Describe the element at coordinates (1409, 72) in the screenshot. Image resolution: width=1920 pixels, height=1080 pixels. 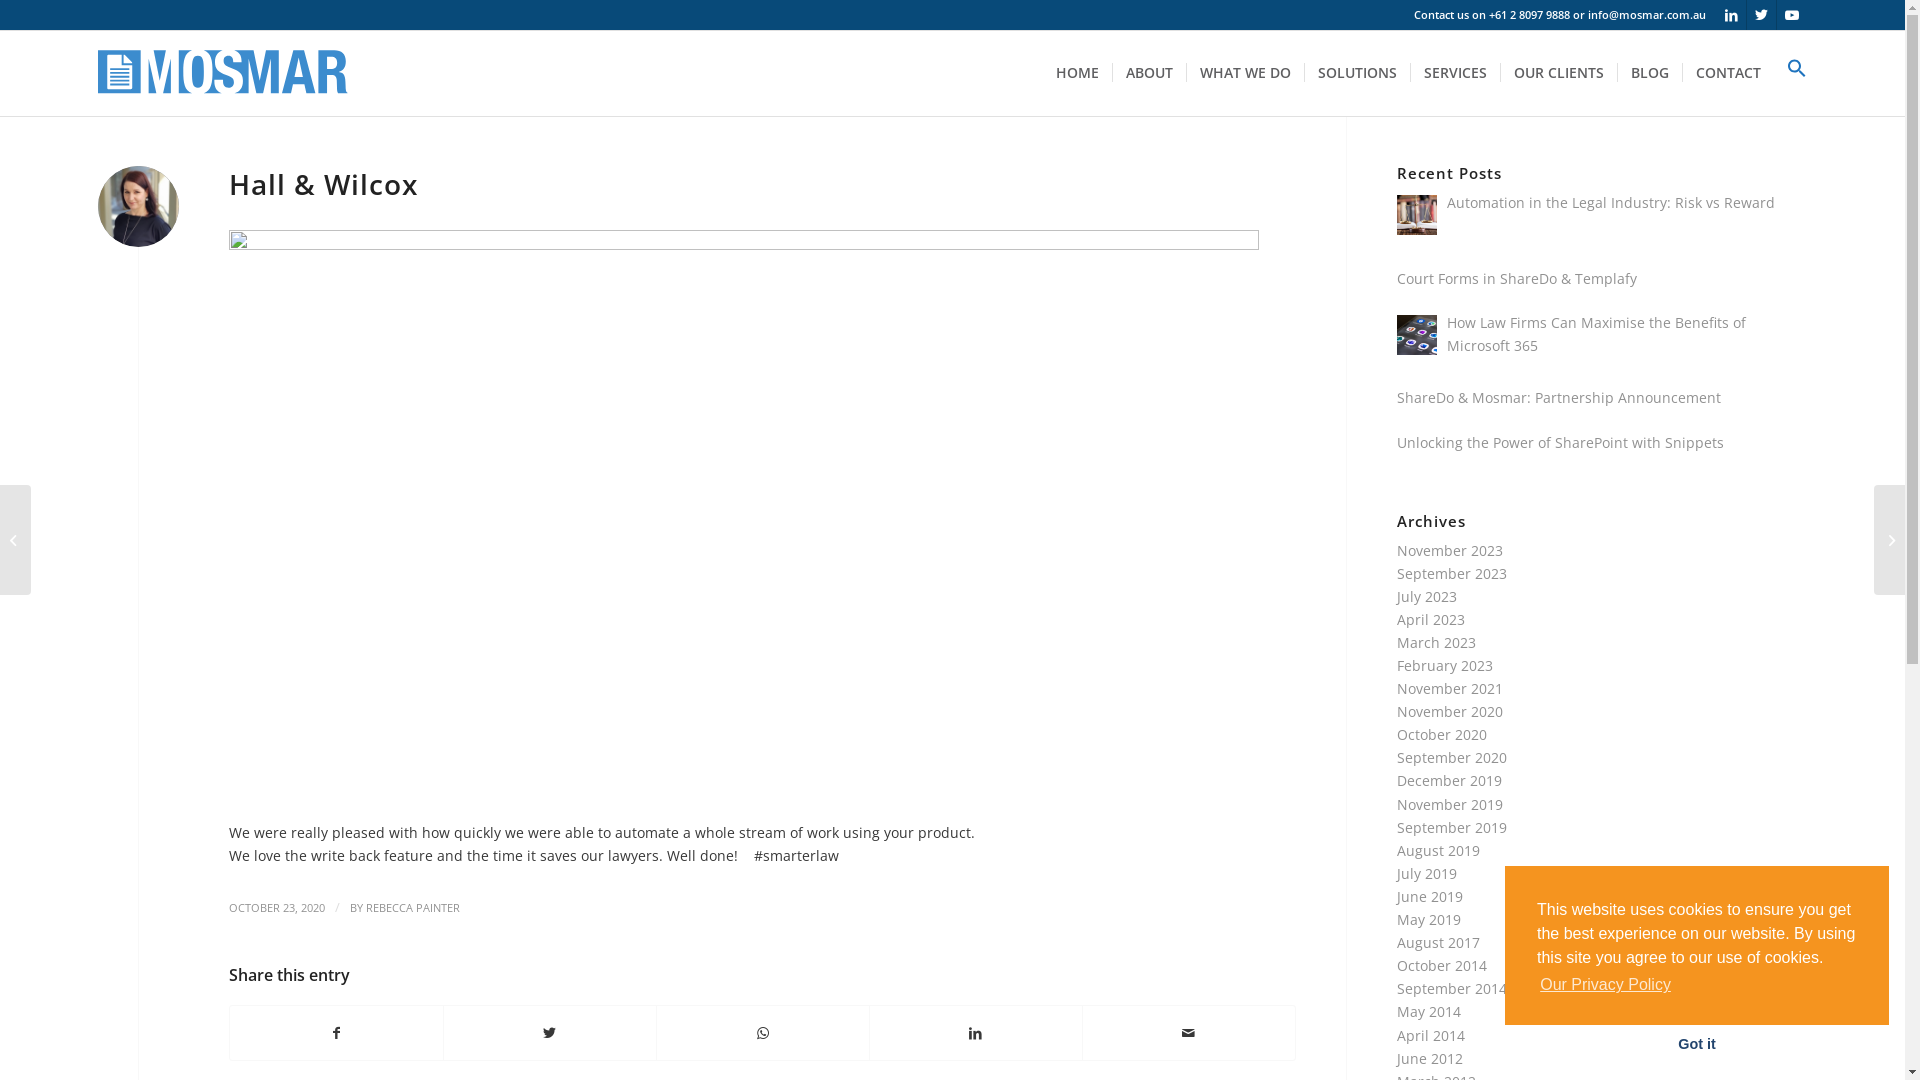
I see `'SERVICES'` at that location.